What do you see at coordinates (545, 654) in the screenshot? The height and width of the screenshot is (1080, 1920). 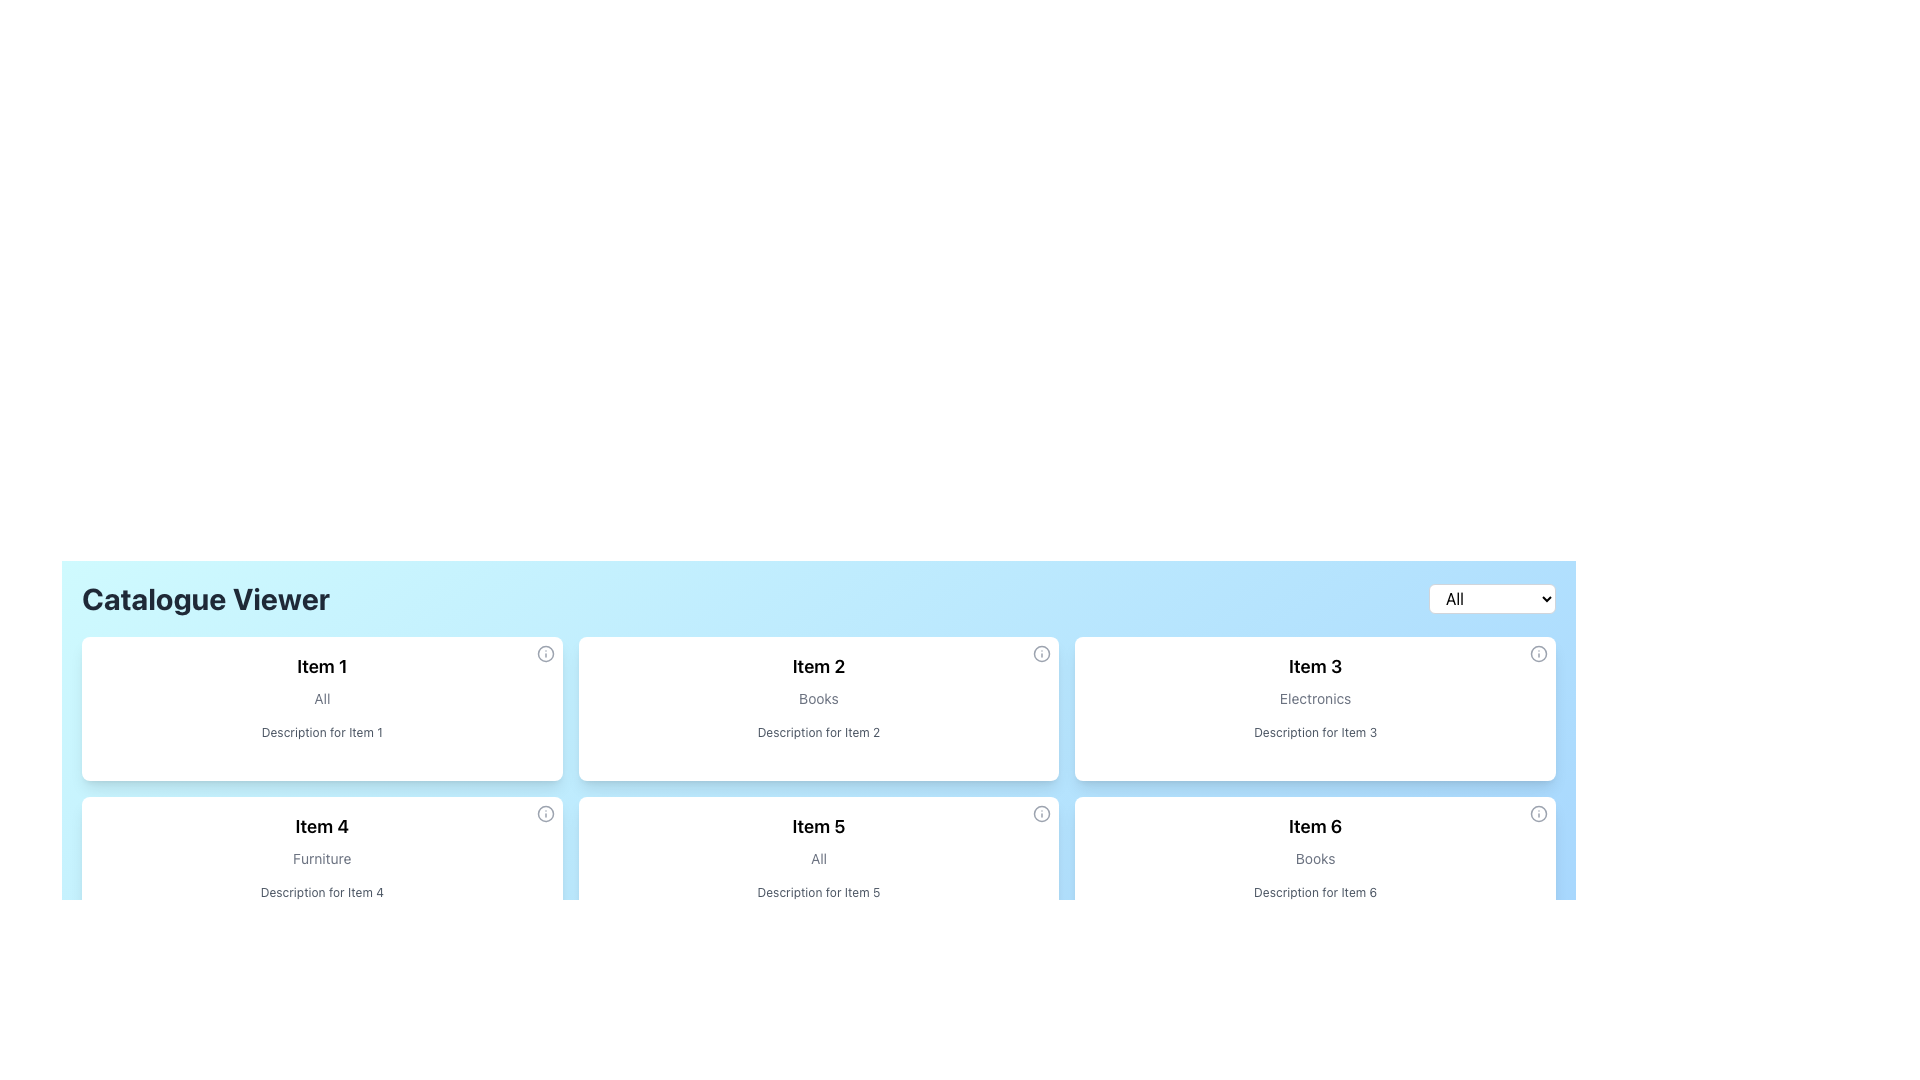 I see `the circular icon button styled as an 'i' information symbol located in the top-right corner of the 'Item 1' card to trigger the color change effect` at bounding box center [545, 654].